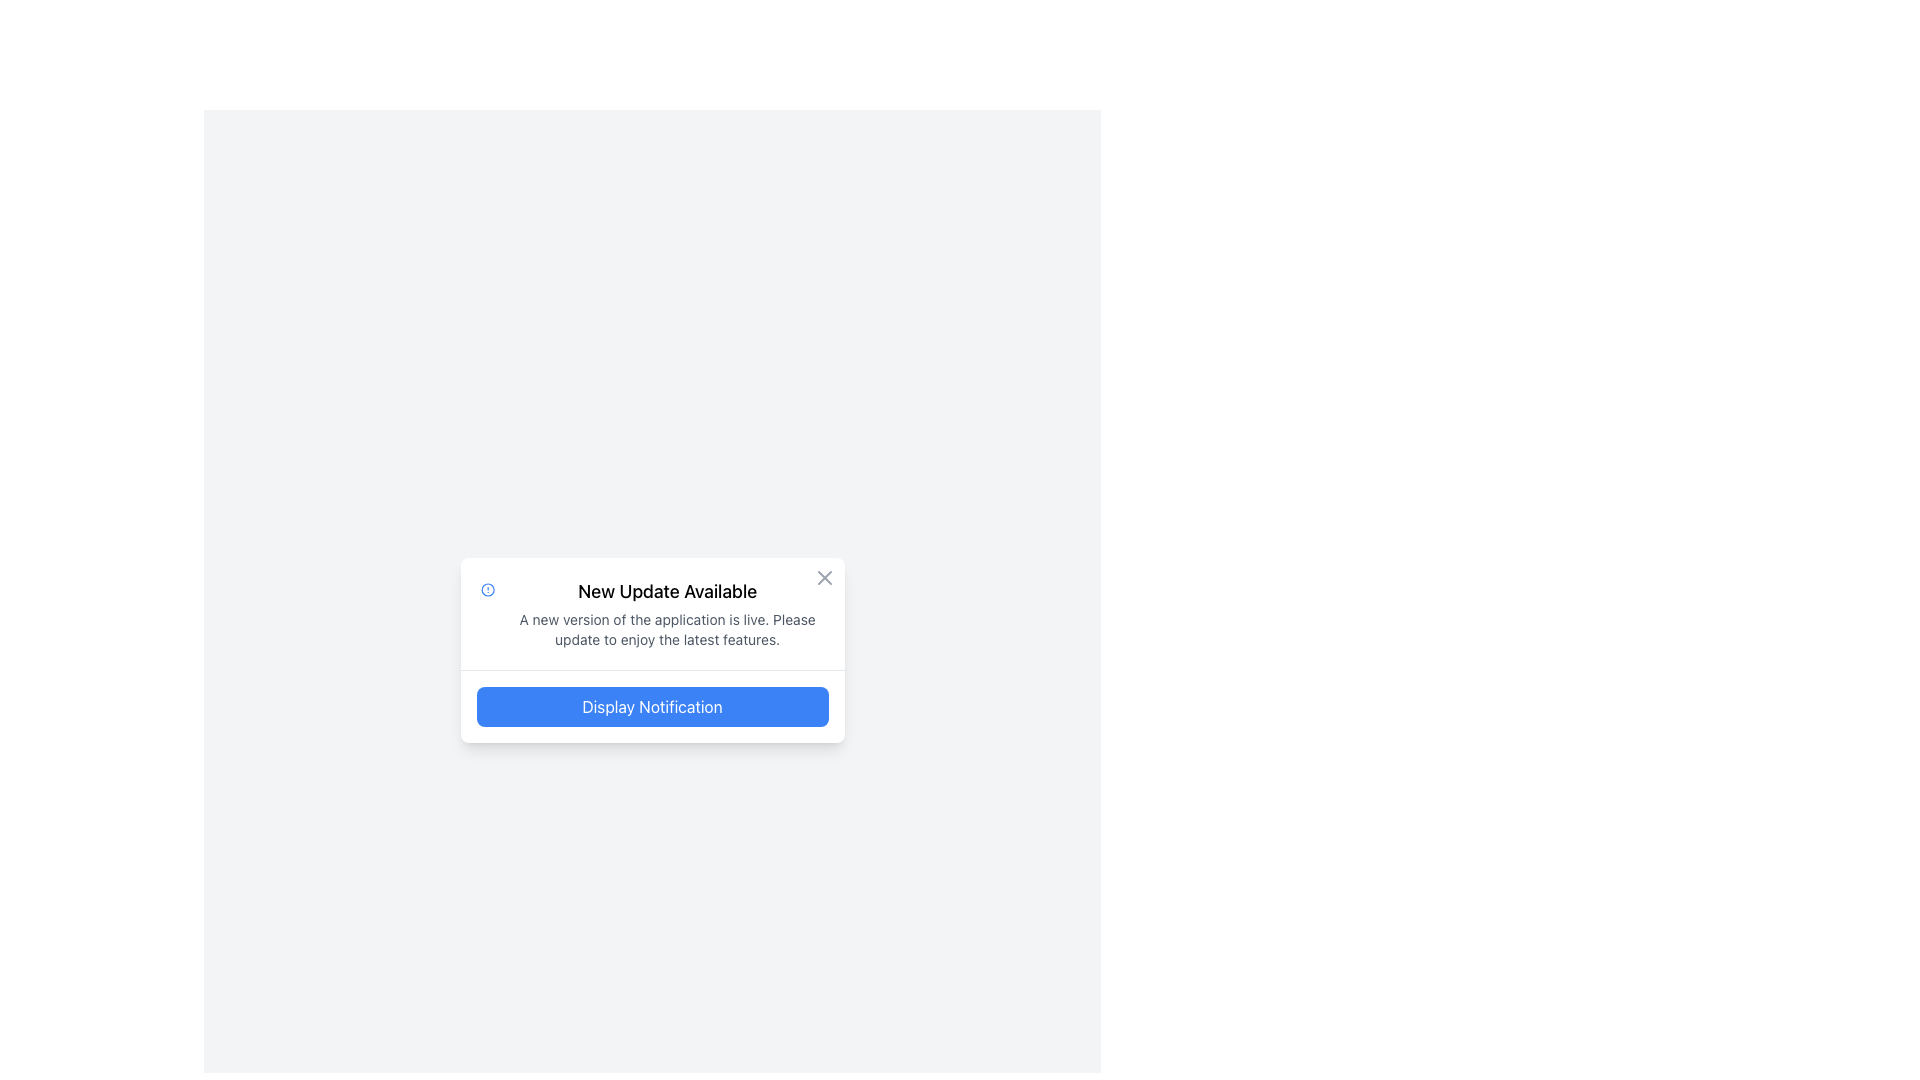 Image resolution: width=1920 pixels, height=1080 pixels. Describe the element at coordinates (667, 590) in the screenshot. I see `the heading text that indicates a new update is available, centrally aligned within a popup card` at that location.